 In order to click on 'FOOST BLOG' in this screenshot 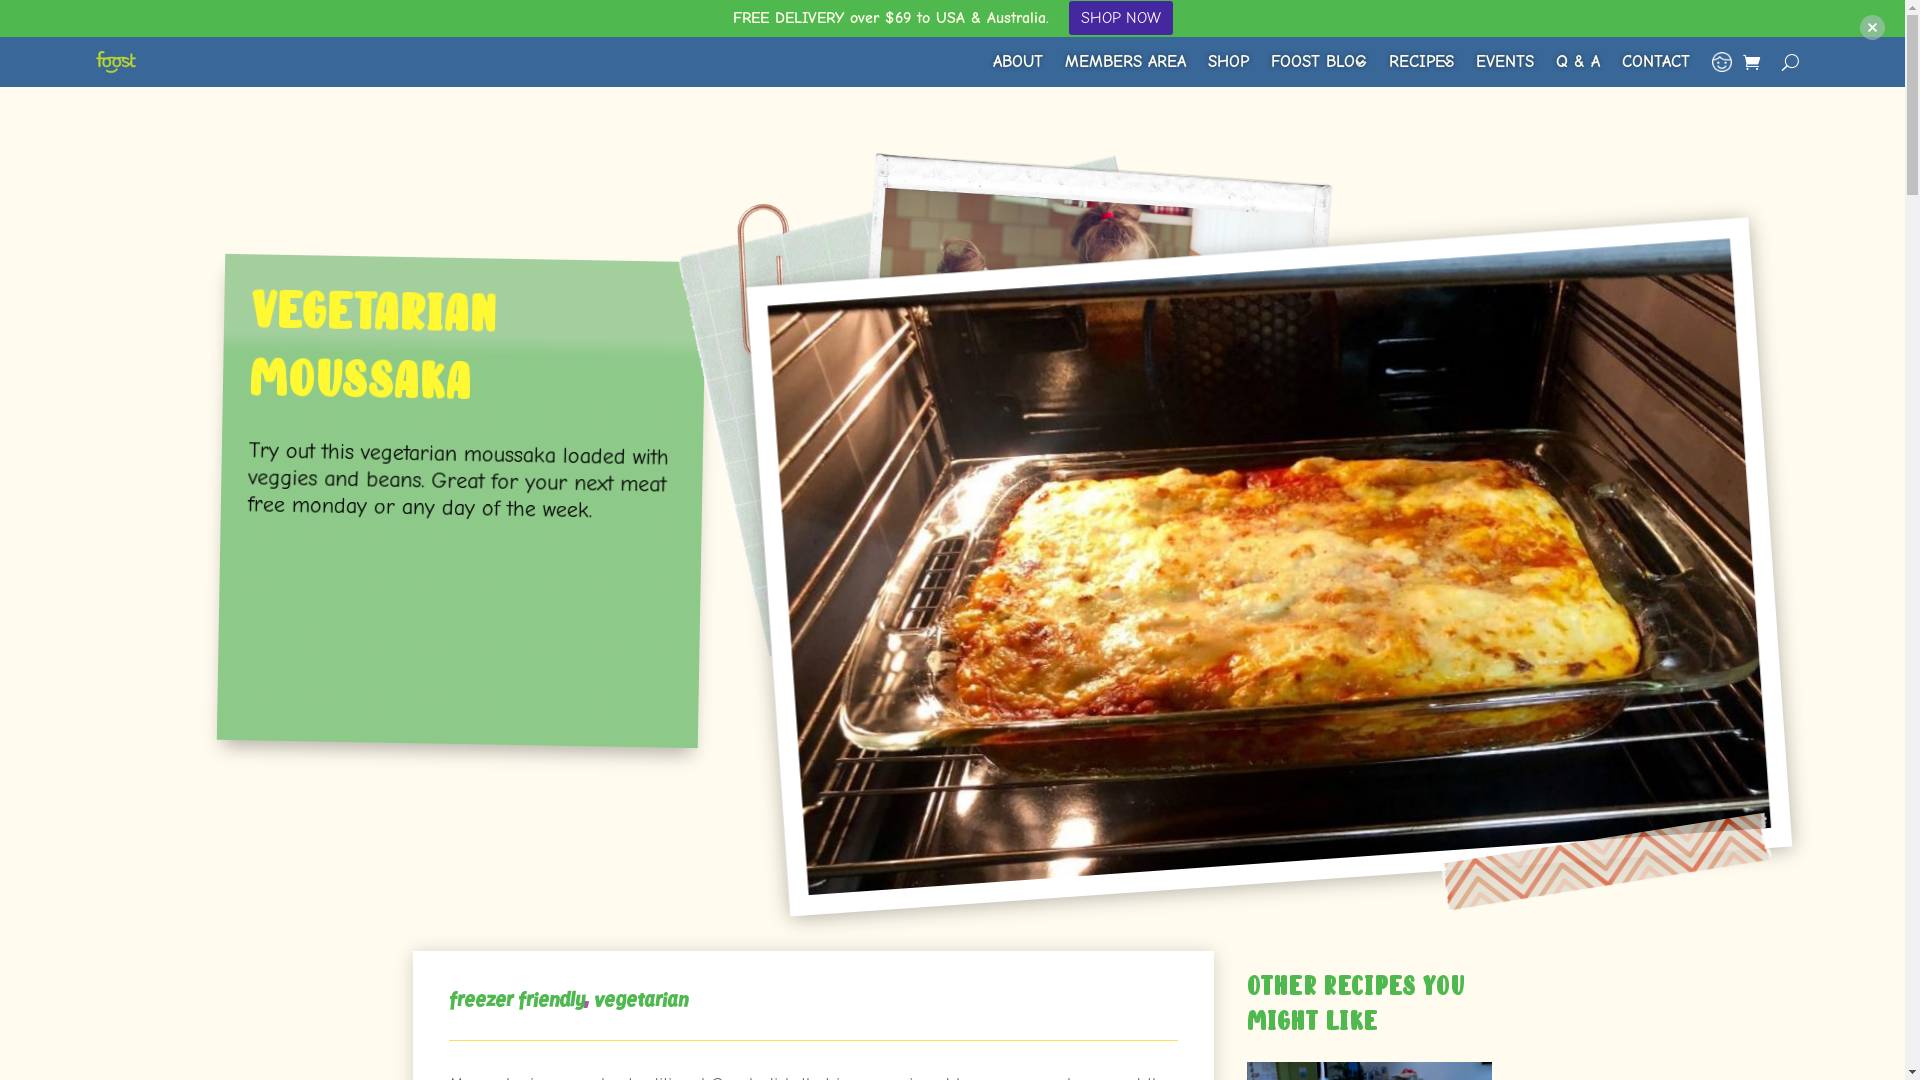, I will do `click(1319, 60)`.